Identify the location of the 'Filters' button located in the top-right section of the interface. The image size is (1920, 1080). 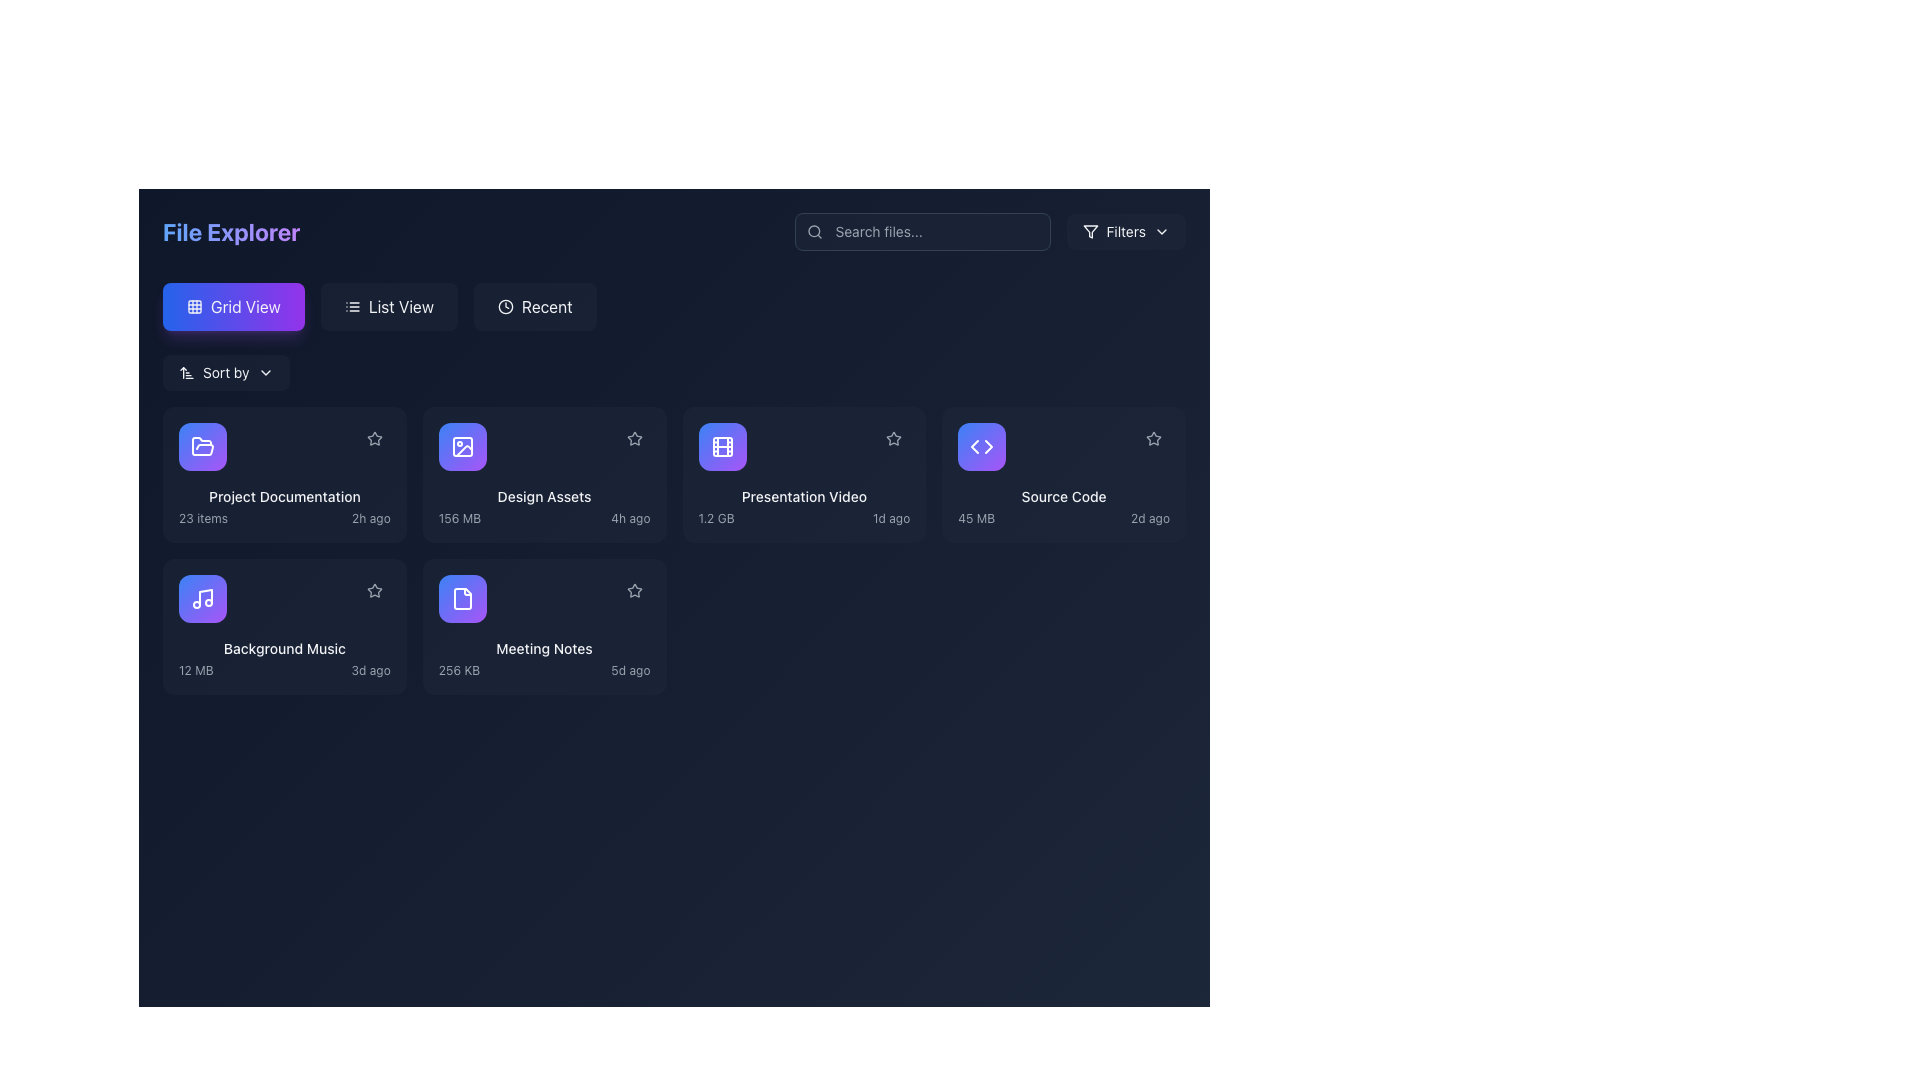
(1088, 230).